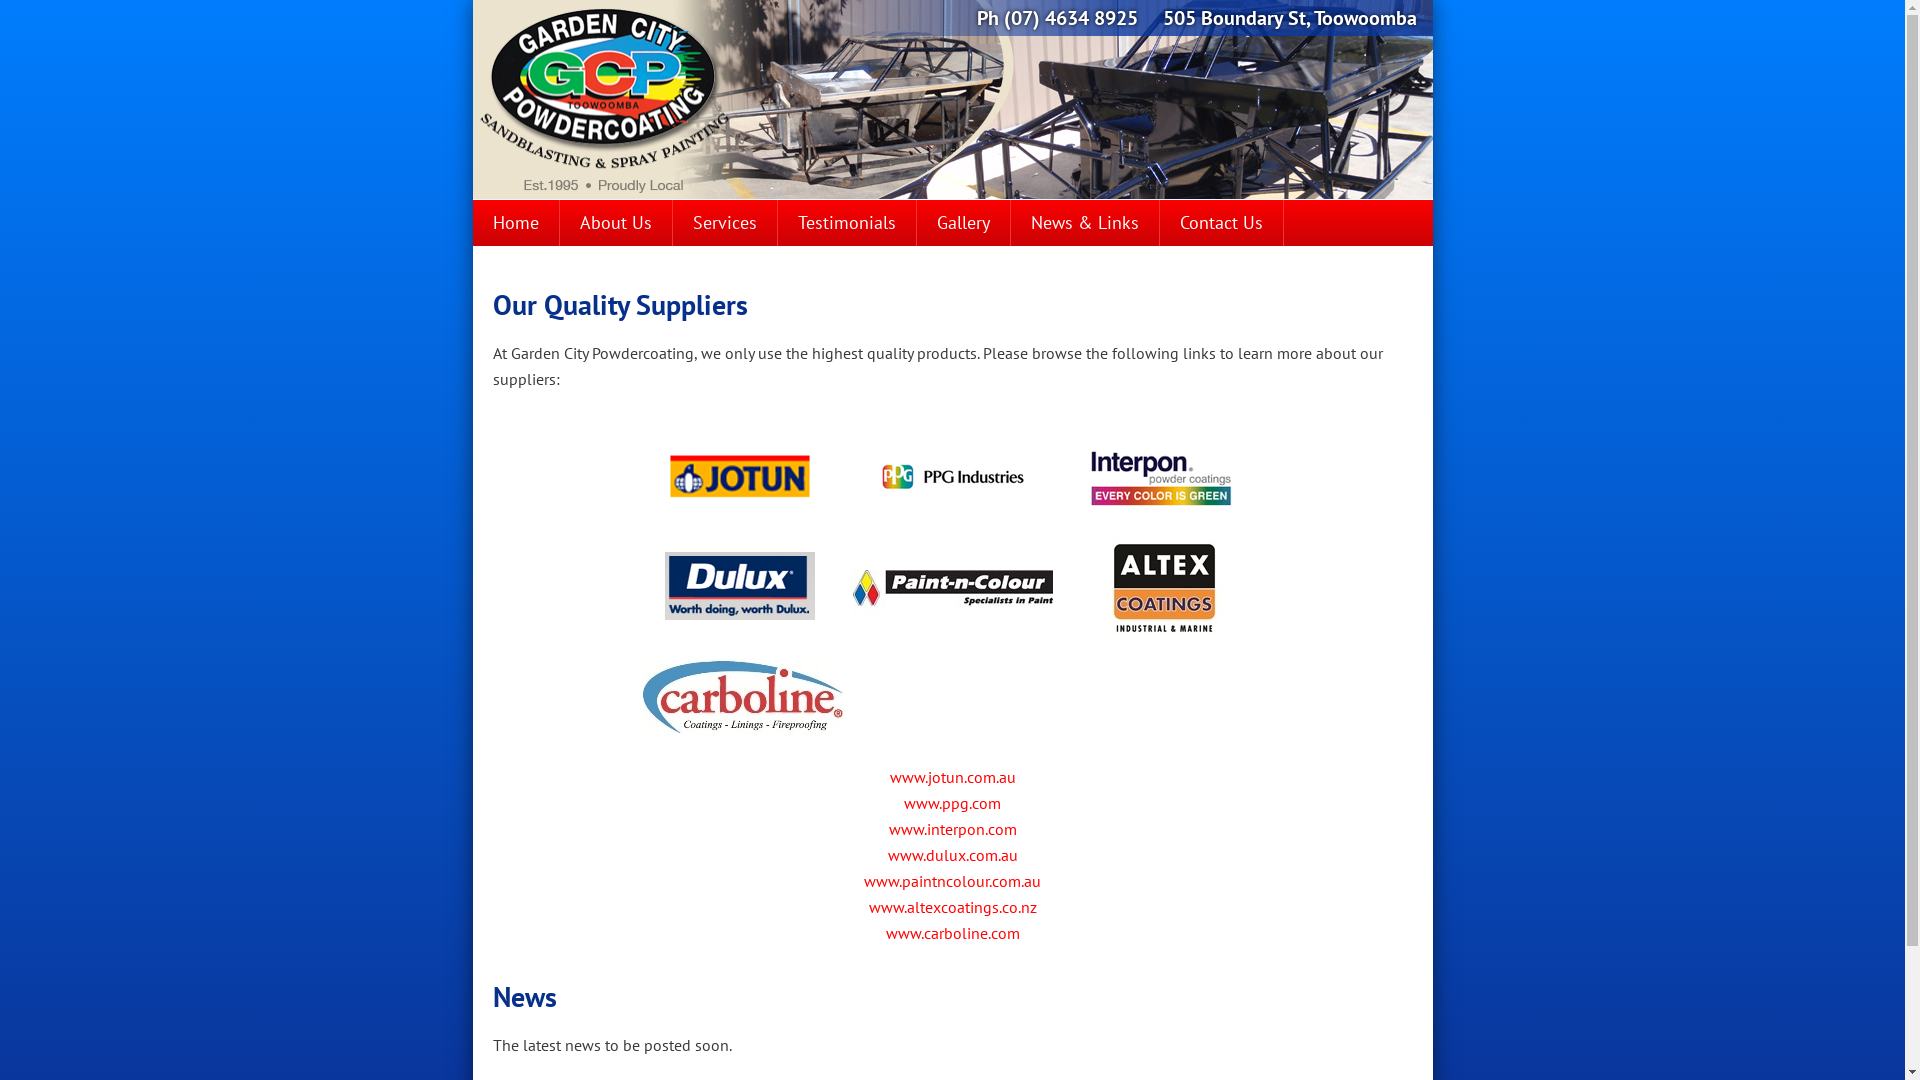  What do you see at coordinates (1009, 223) in the screenshot?
I see `'News & Links'` at bounding box center [1009, 223].